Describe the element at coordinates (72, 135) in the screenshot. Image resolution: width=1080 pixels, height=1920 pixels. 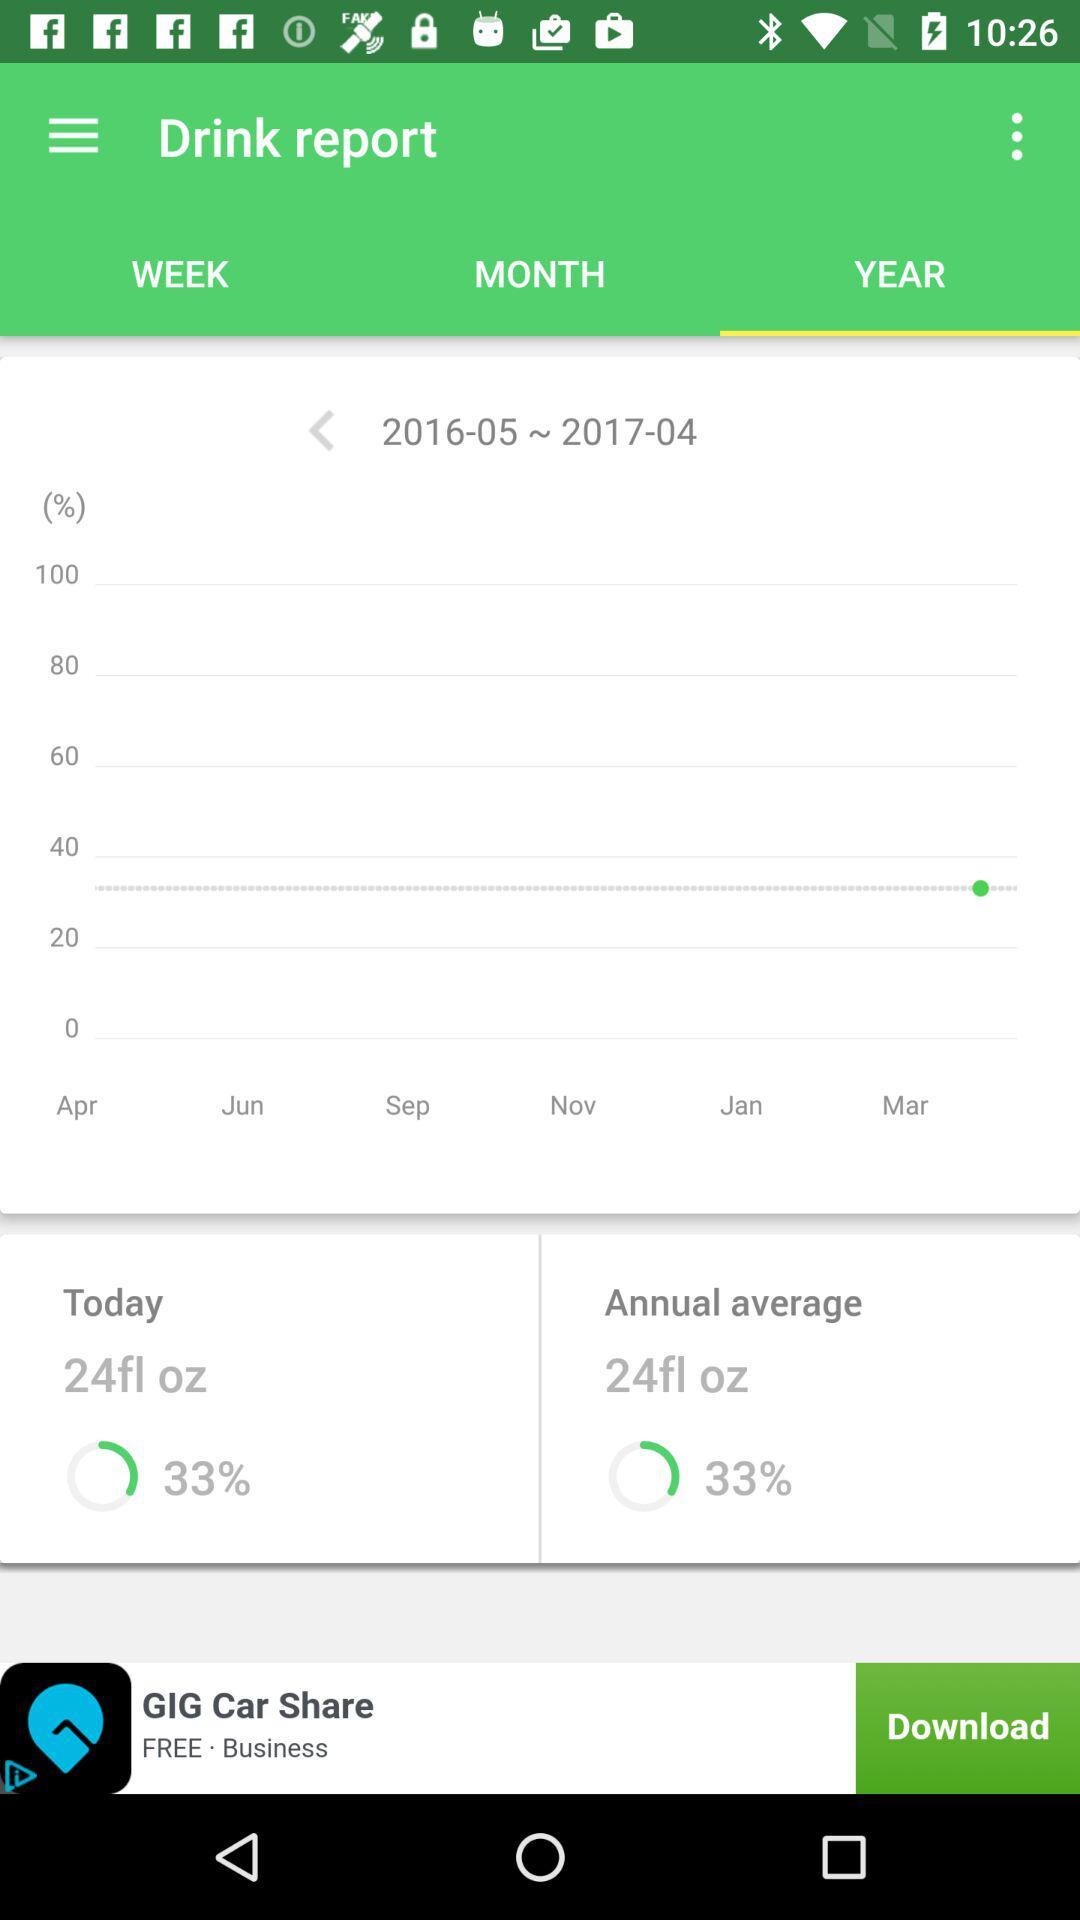
I see `the item above the week icon` at that location.